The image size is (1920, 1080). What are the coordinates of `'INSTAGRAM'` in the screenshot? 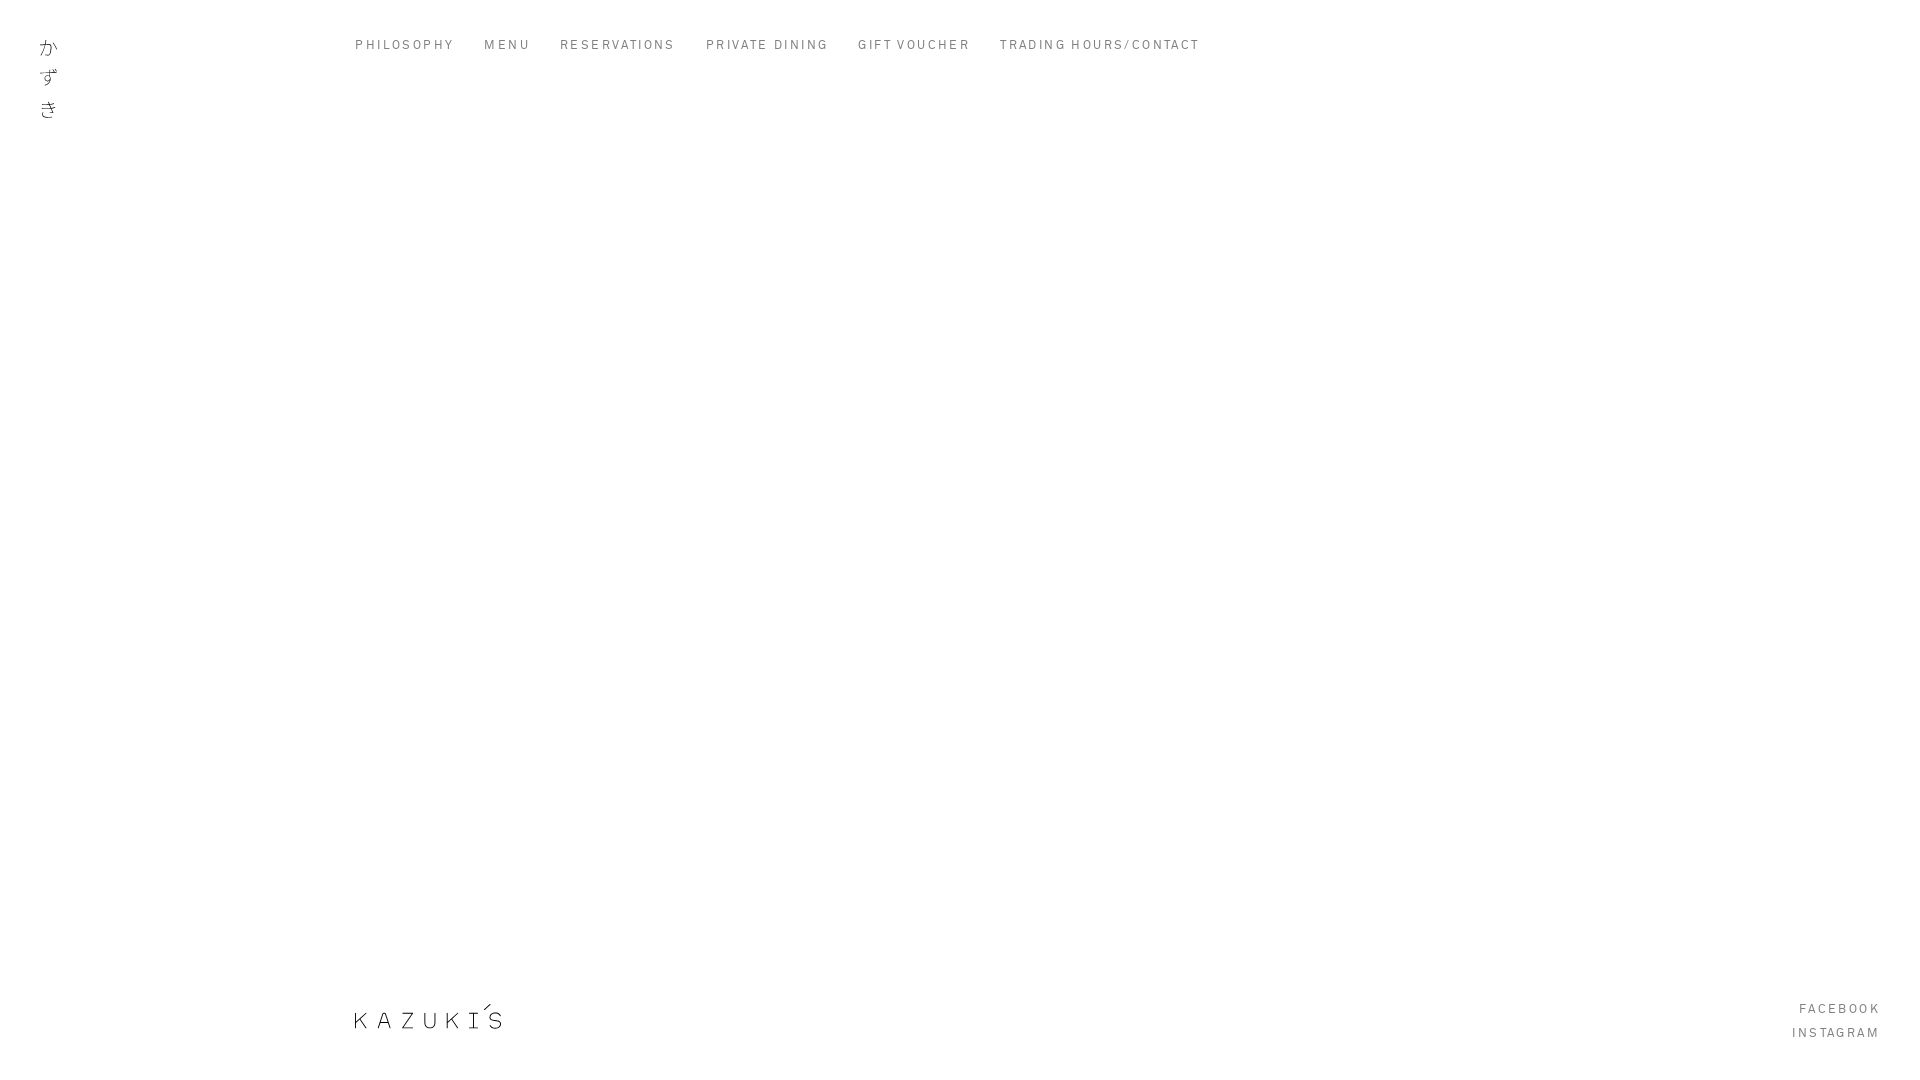 It's located at (1836, 1033).